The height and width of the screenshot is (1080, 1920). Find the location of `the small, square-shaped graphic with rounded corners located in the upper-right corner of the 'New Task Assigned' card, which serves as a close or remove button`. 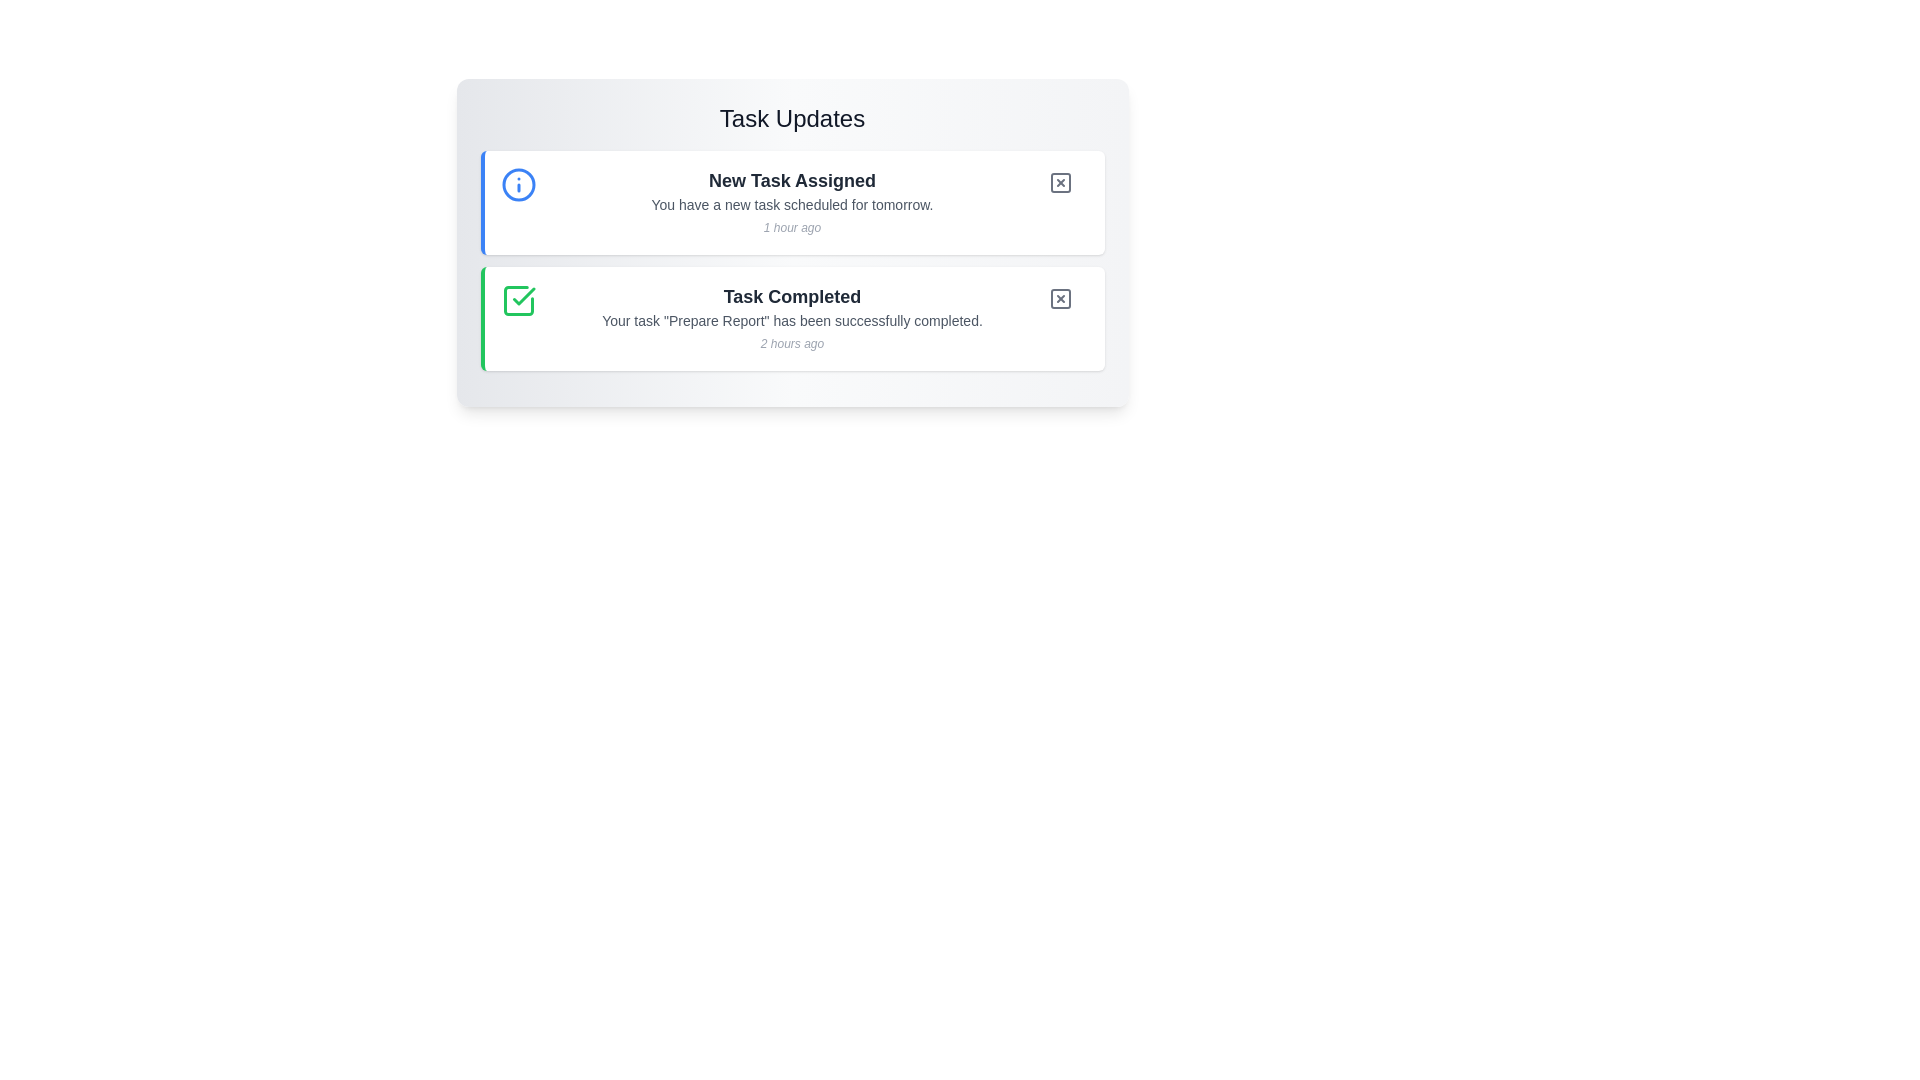

the small, square-shaped graphic with rounded corners located in the upper-right corner of the 'New Task Assigned' card, which serves as a close or remove button is located at coordinates (1059, 182).